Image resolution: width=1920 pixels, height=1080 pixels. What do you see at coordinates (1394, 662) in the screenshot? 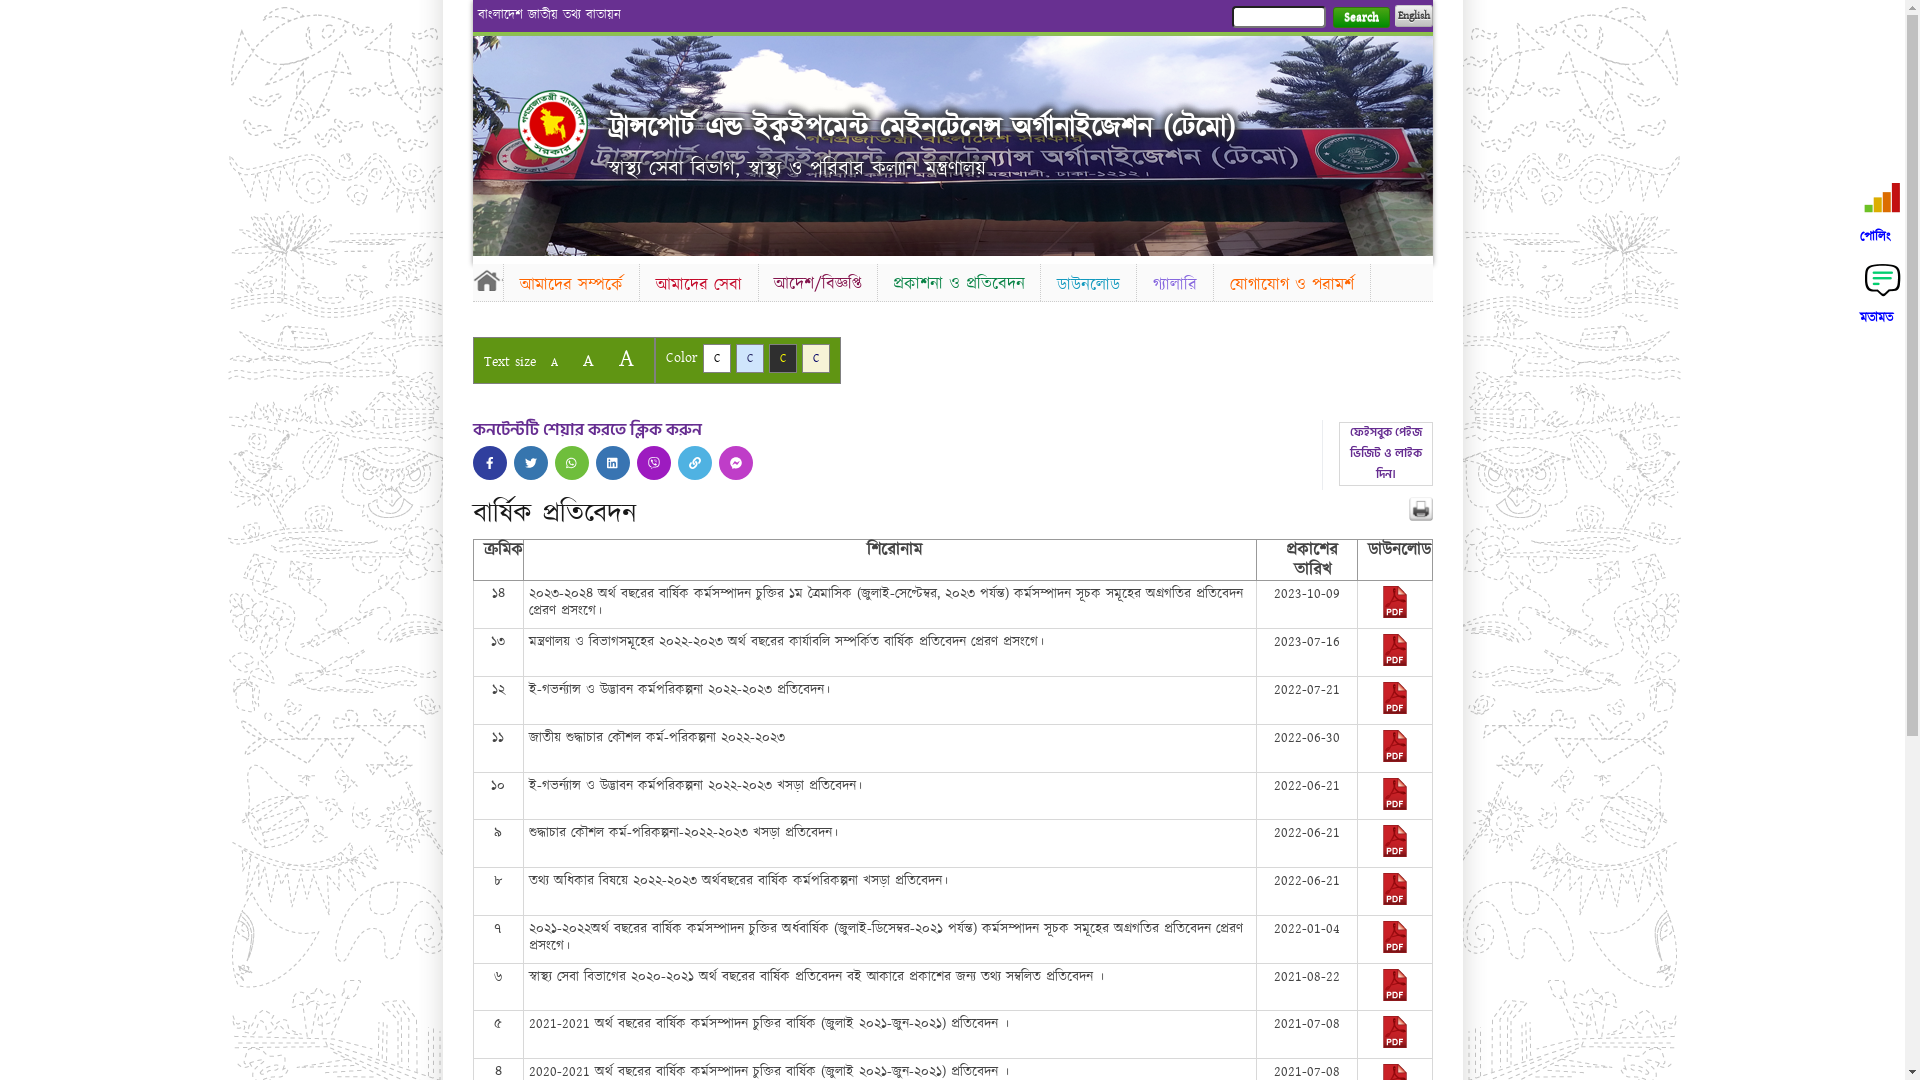
I see `'2023-07-16-07-19-ae5793ab0bb5beb9300062891aace4e0.pdf'` at bounding box center [1394, 662].